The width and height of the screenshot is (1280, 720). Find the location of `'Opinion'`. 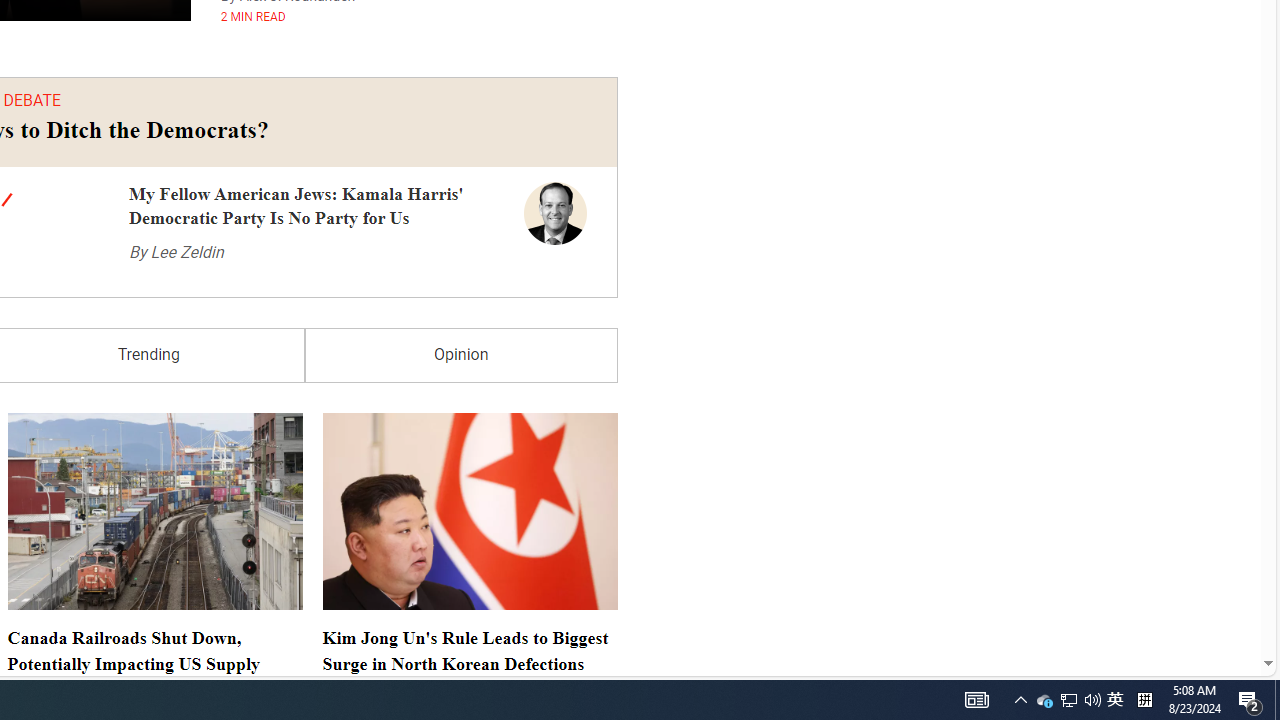

'Opinion' is located at coordinates (460, 354).